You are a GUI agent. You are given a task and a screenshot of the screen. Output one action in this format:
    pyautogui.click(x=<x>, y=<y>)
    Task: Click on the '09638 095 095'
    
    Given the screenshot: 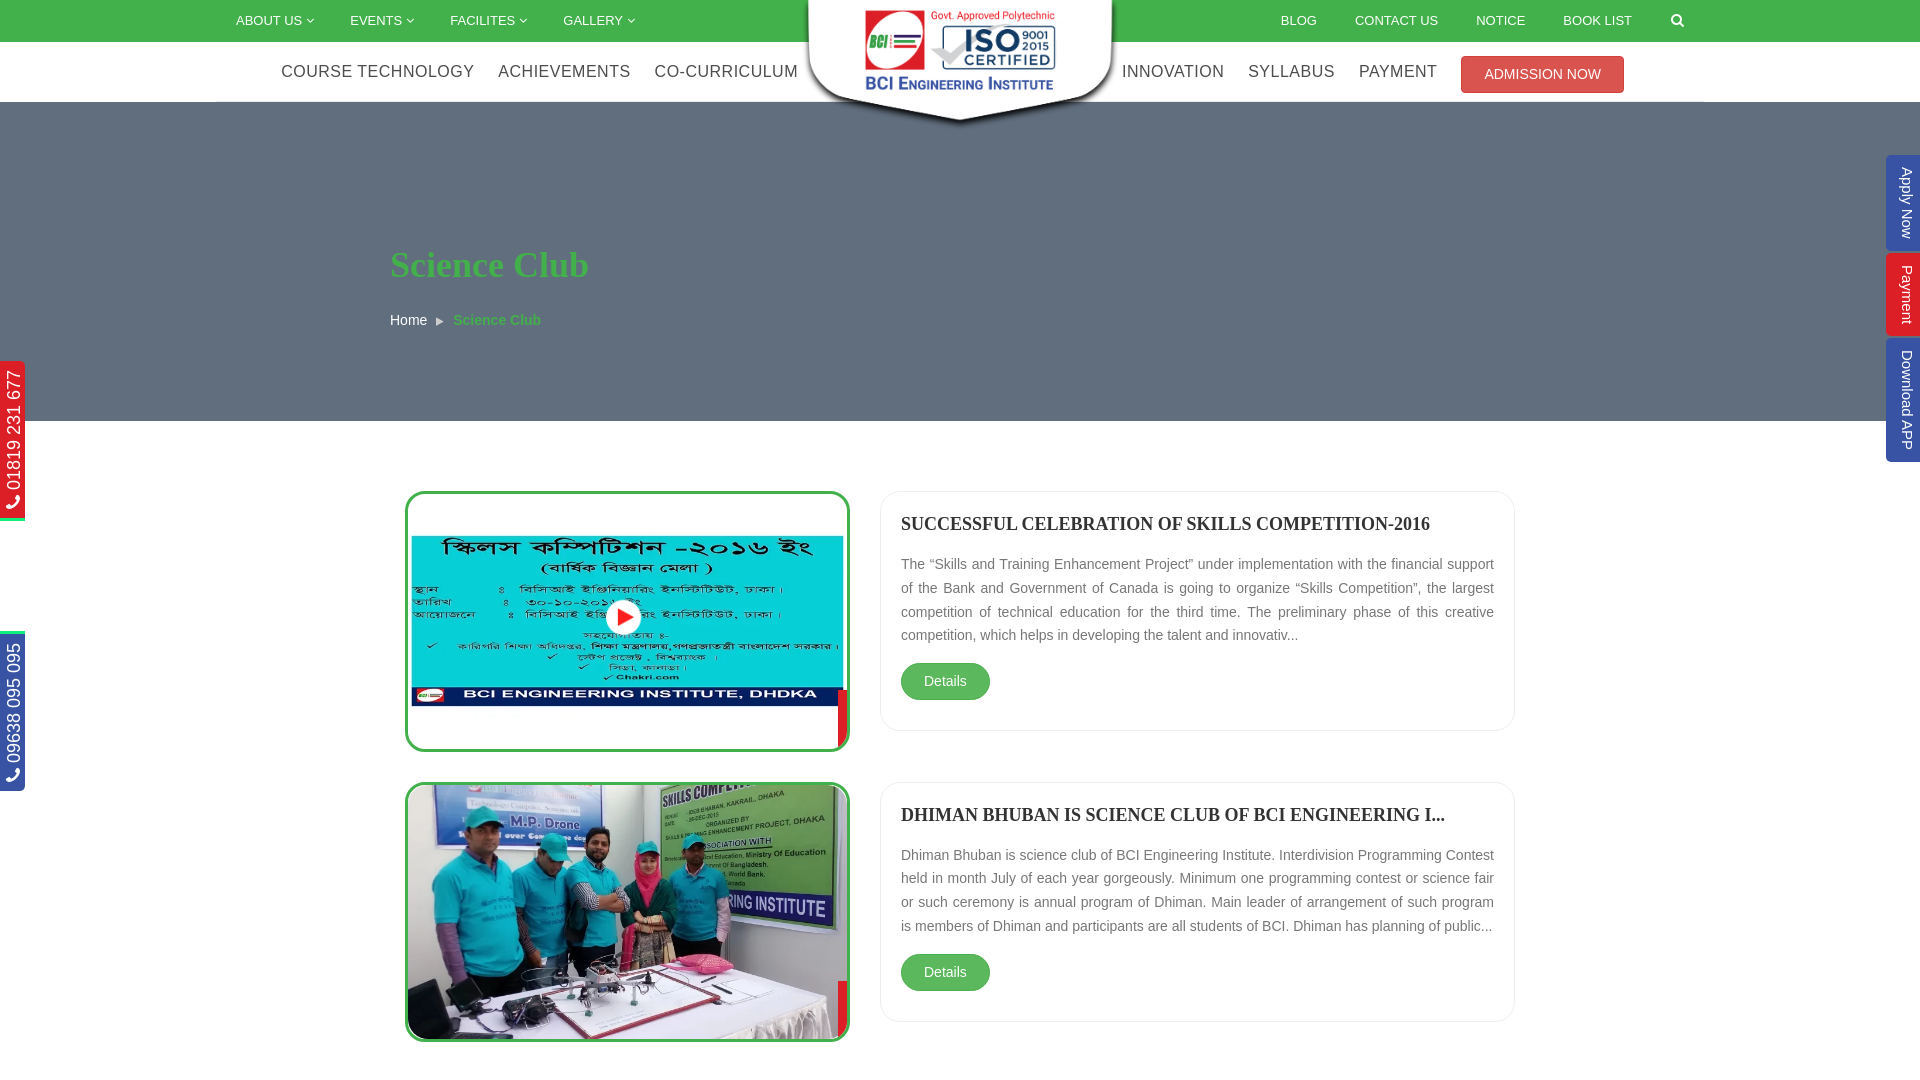 What is the action you would take?
    pyautogui.click(x=73, y=652)
    